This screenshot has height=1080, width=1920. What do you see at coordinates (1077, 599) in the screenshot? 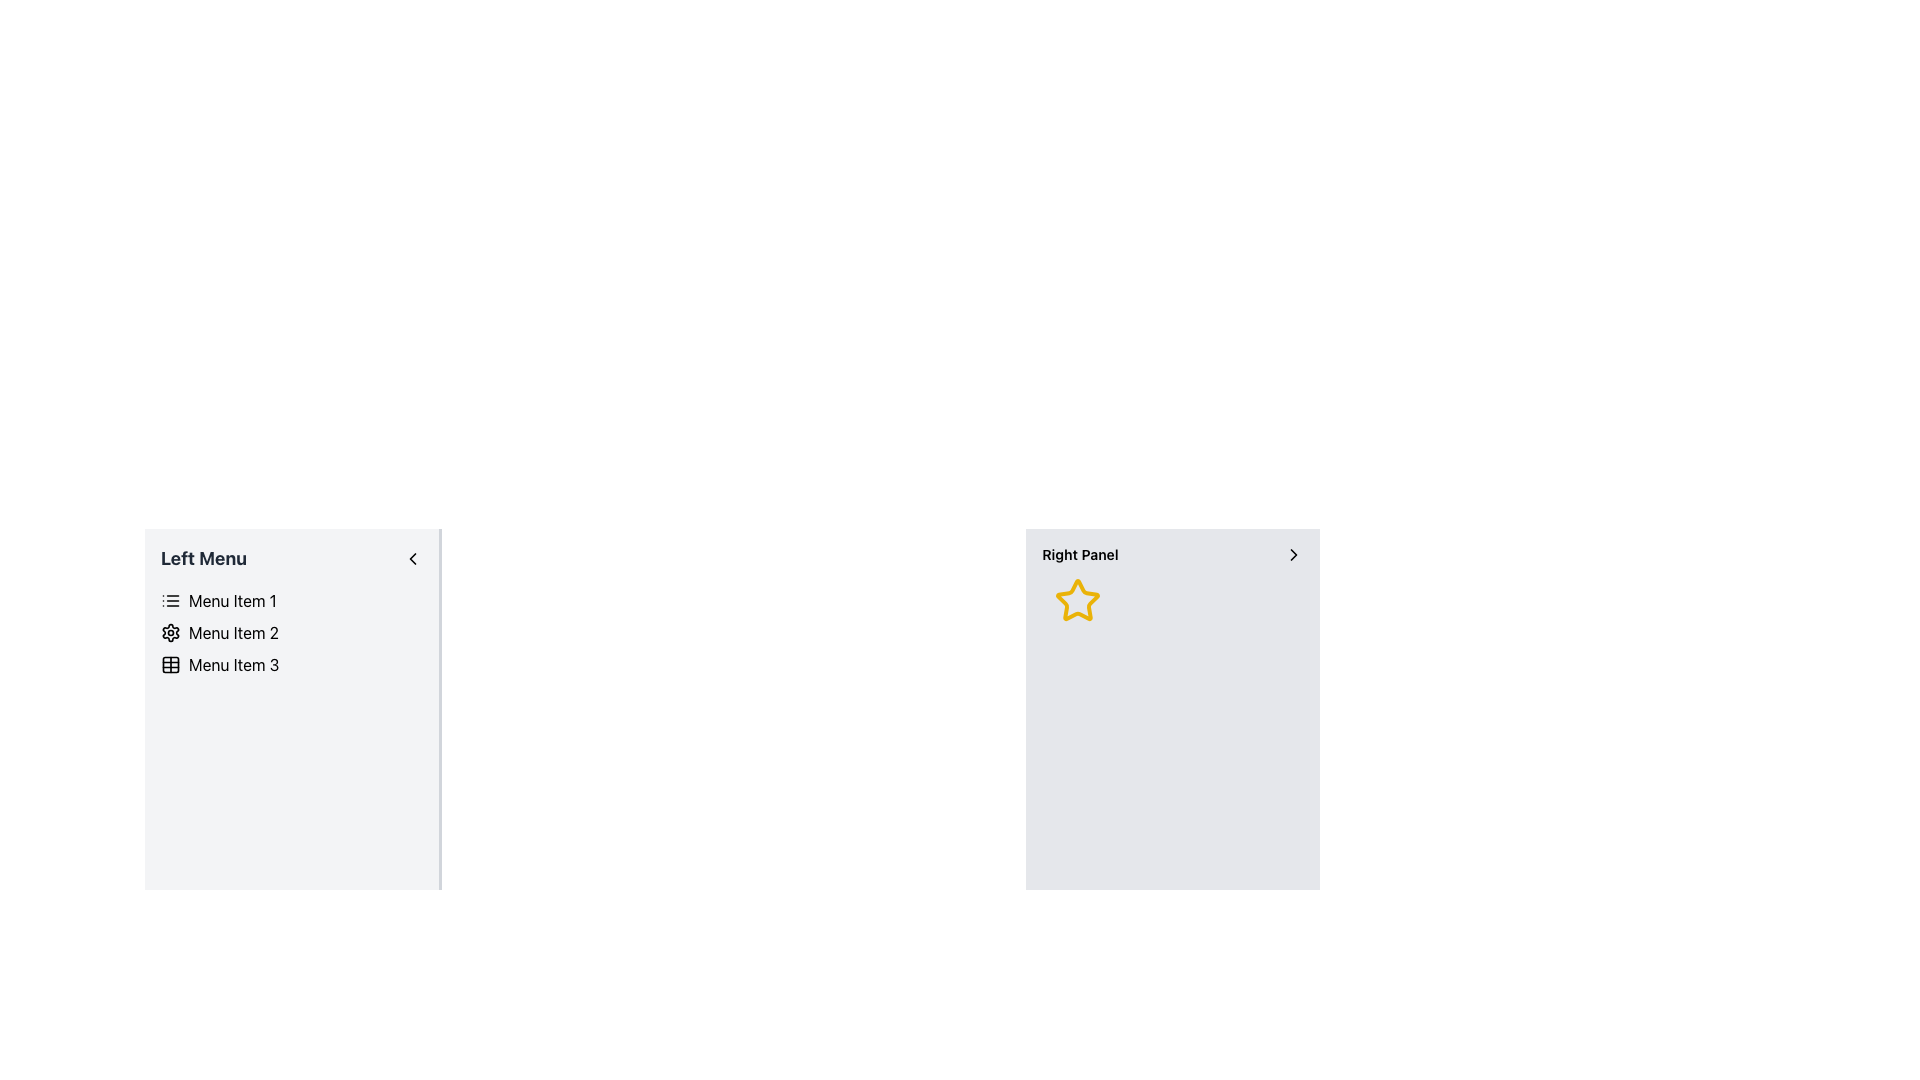
I see `the star icon located in the right panel under the 'Right Panel' heading` at bounding box center [1077, 599].